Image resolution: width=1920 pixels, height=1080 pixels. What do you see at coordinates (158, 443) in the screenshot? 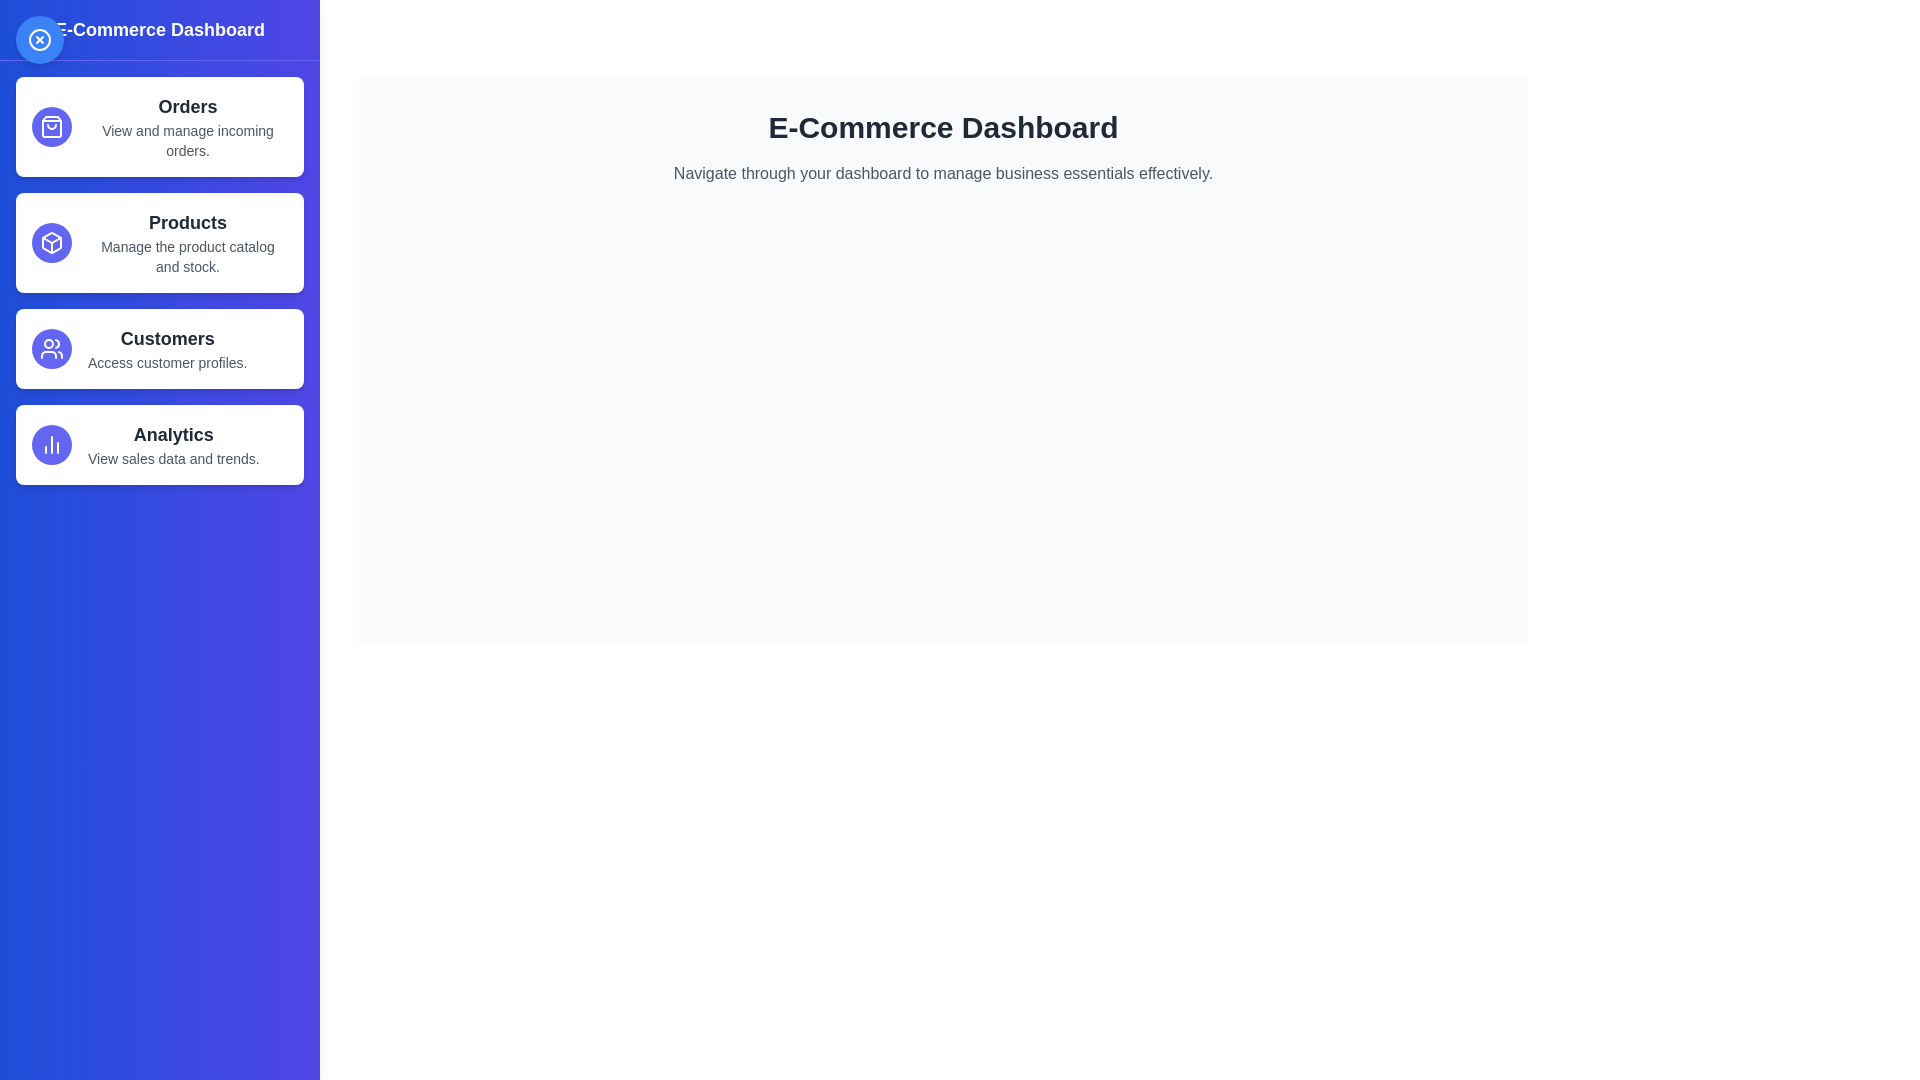
I see `the menu item labeled Analytics` at bounding box center [158, 443].